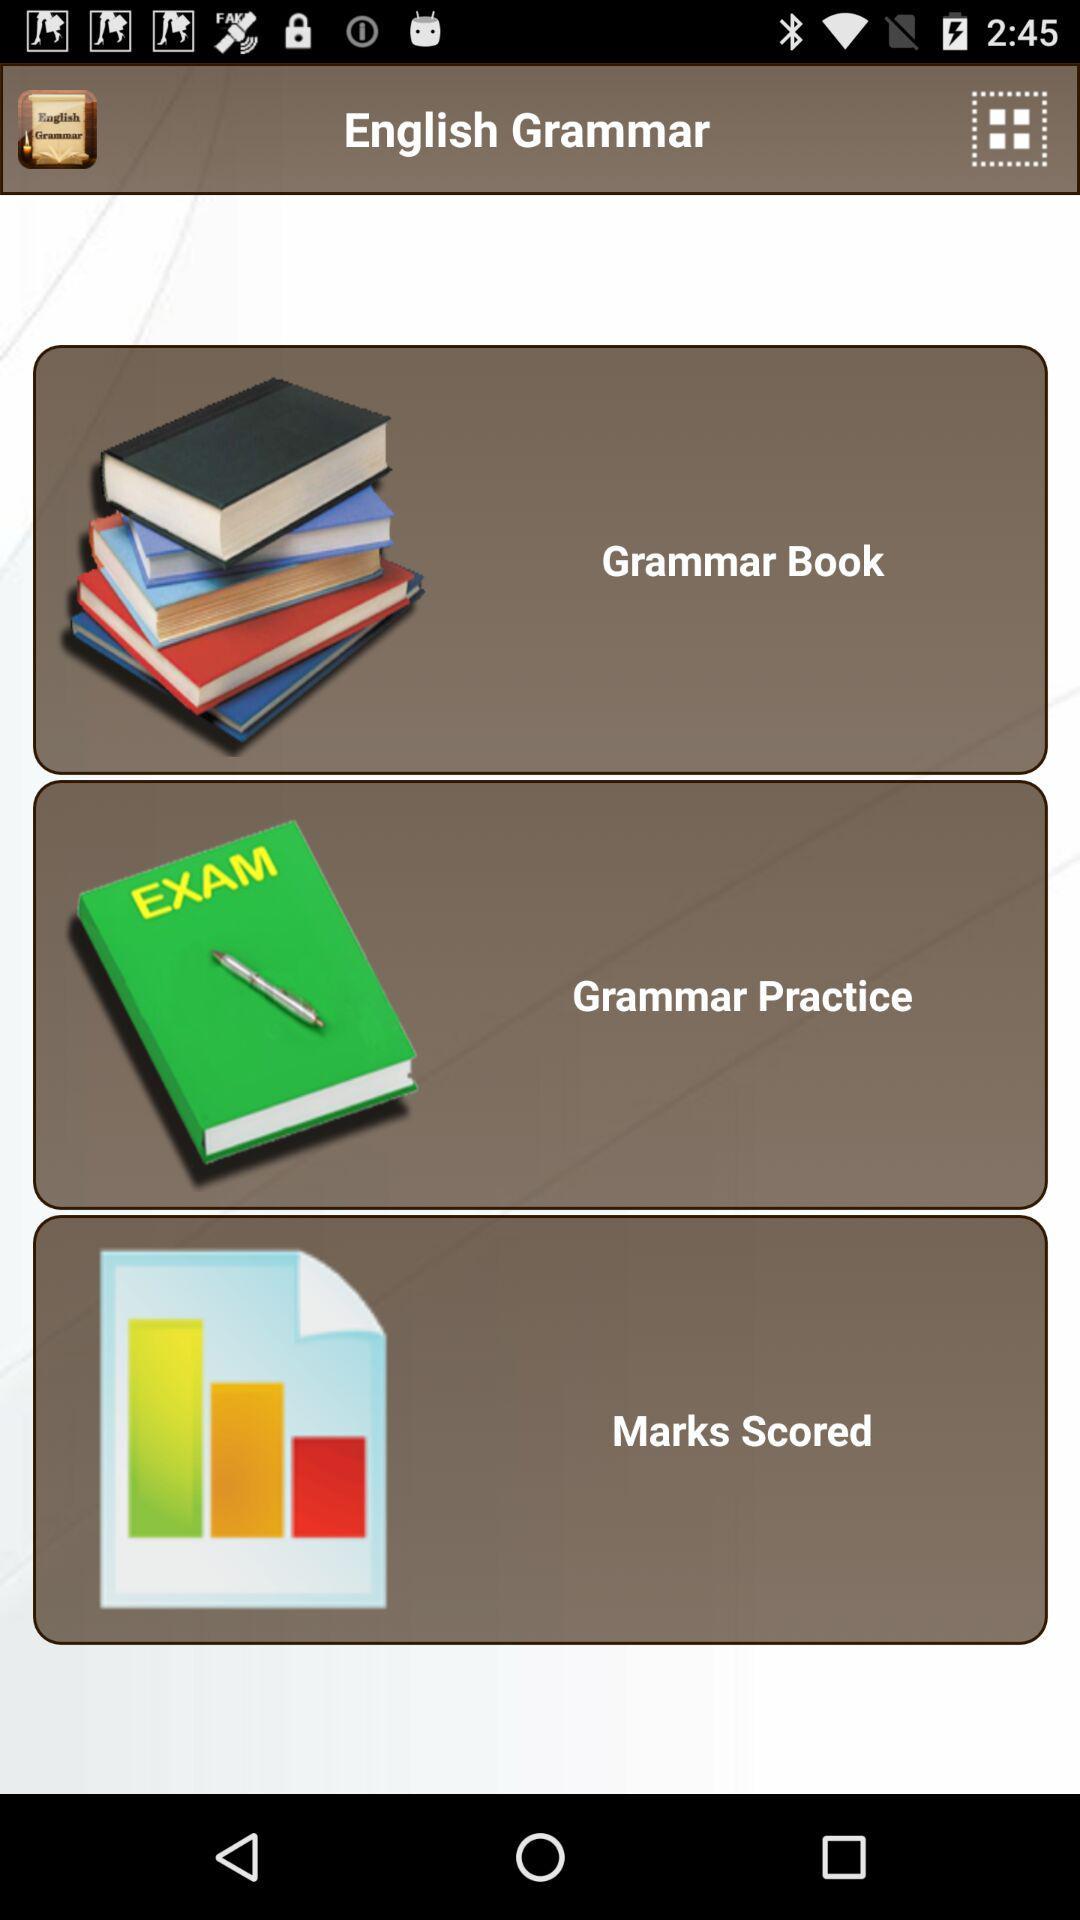 The height and width of the screenshot is (1920, 1080). What do you see at coordinates (1009, 128) in the screenshot?
I see `the app above grammar book item` at bounding box center [1009, 128].